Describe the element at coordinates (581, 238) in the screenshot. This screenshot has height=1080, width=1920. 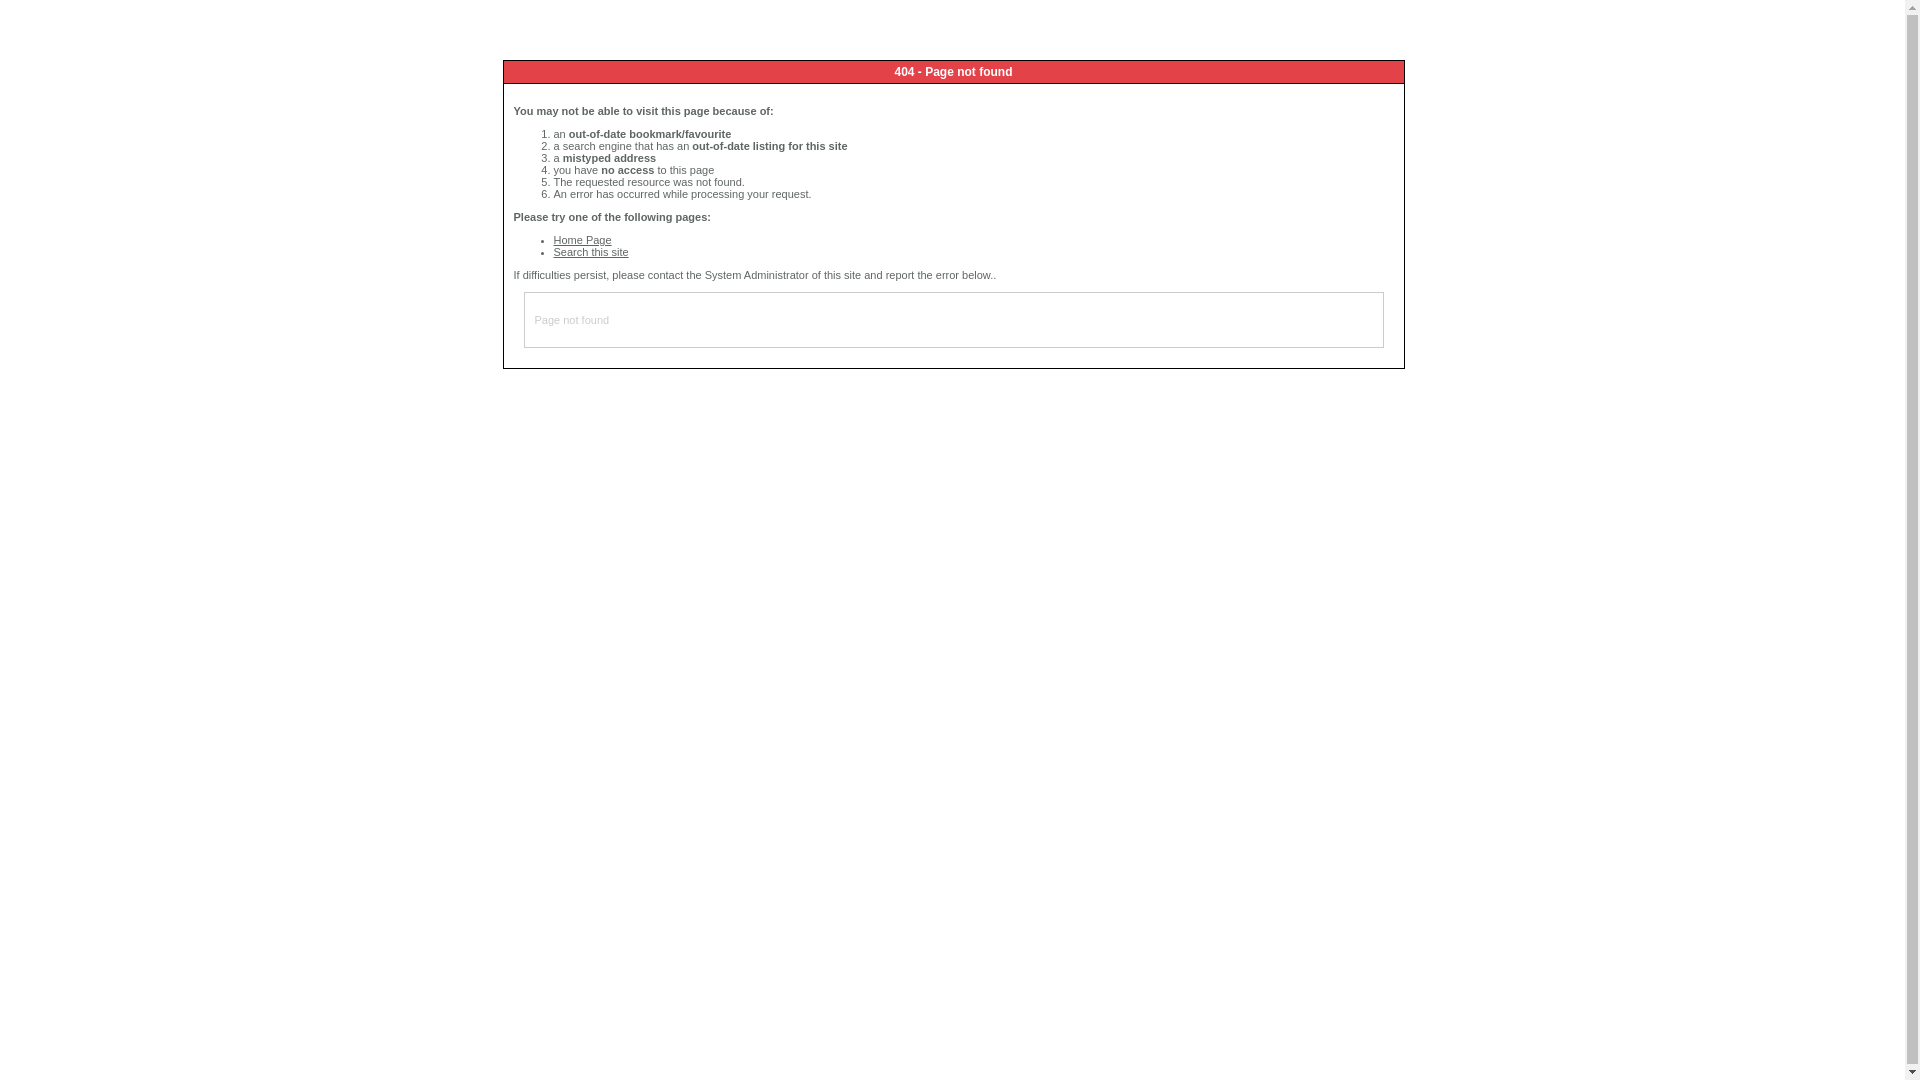
I see `'Home Page'` at that location.